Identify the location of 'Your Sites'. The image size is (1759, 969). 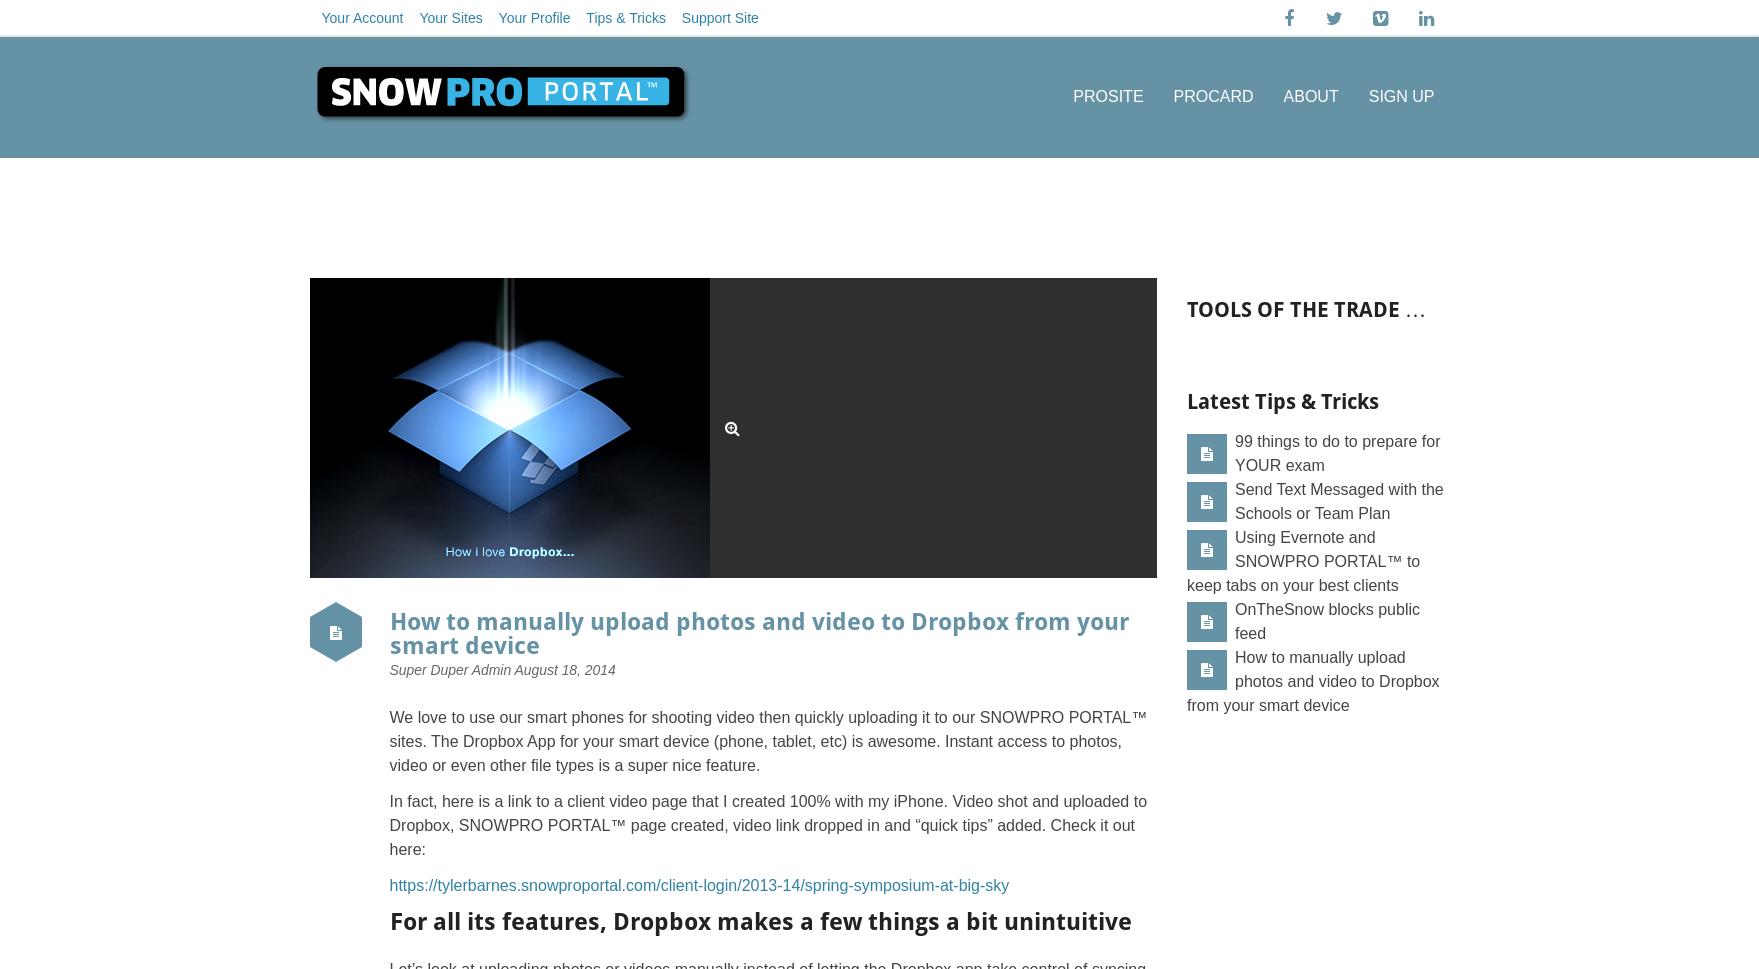
(418, 18).